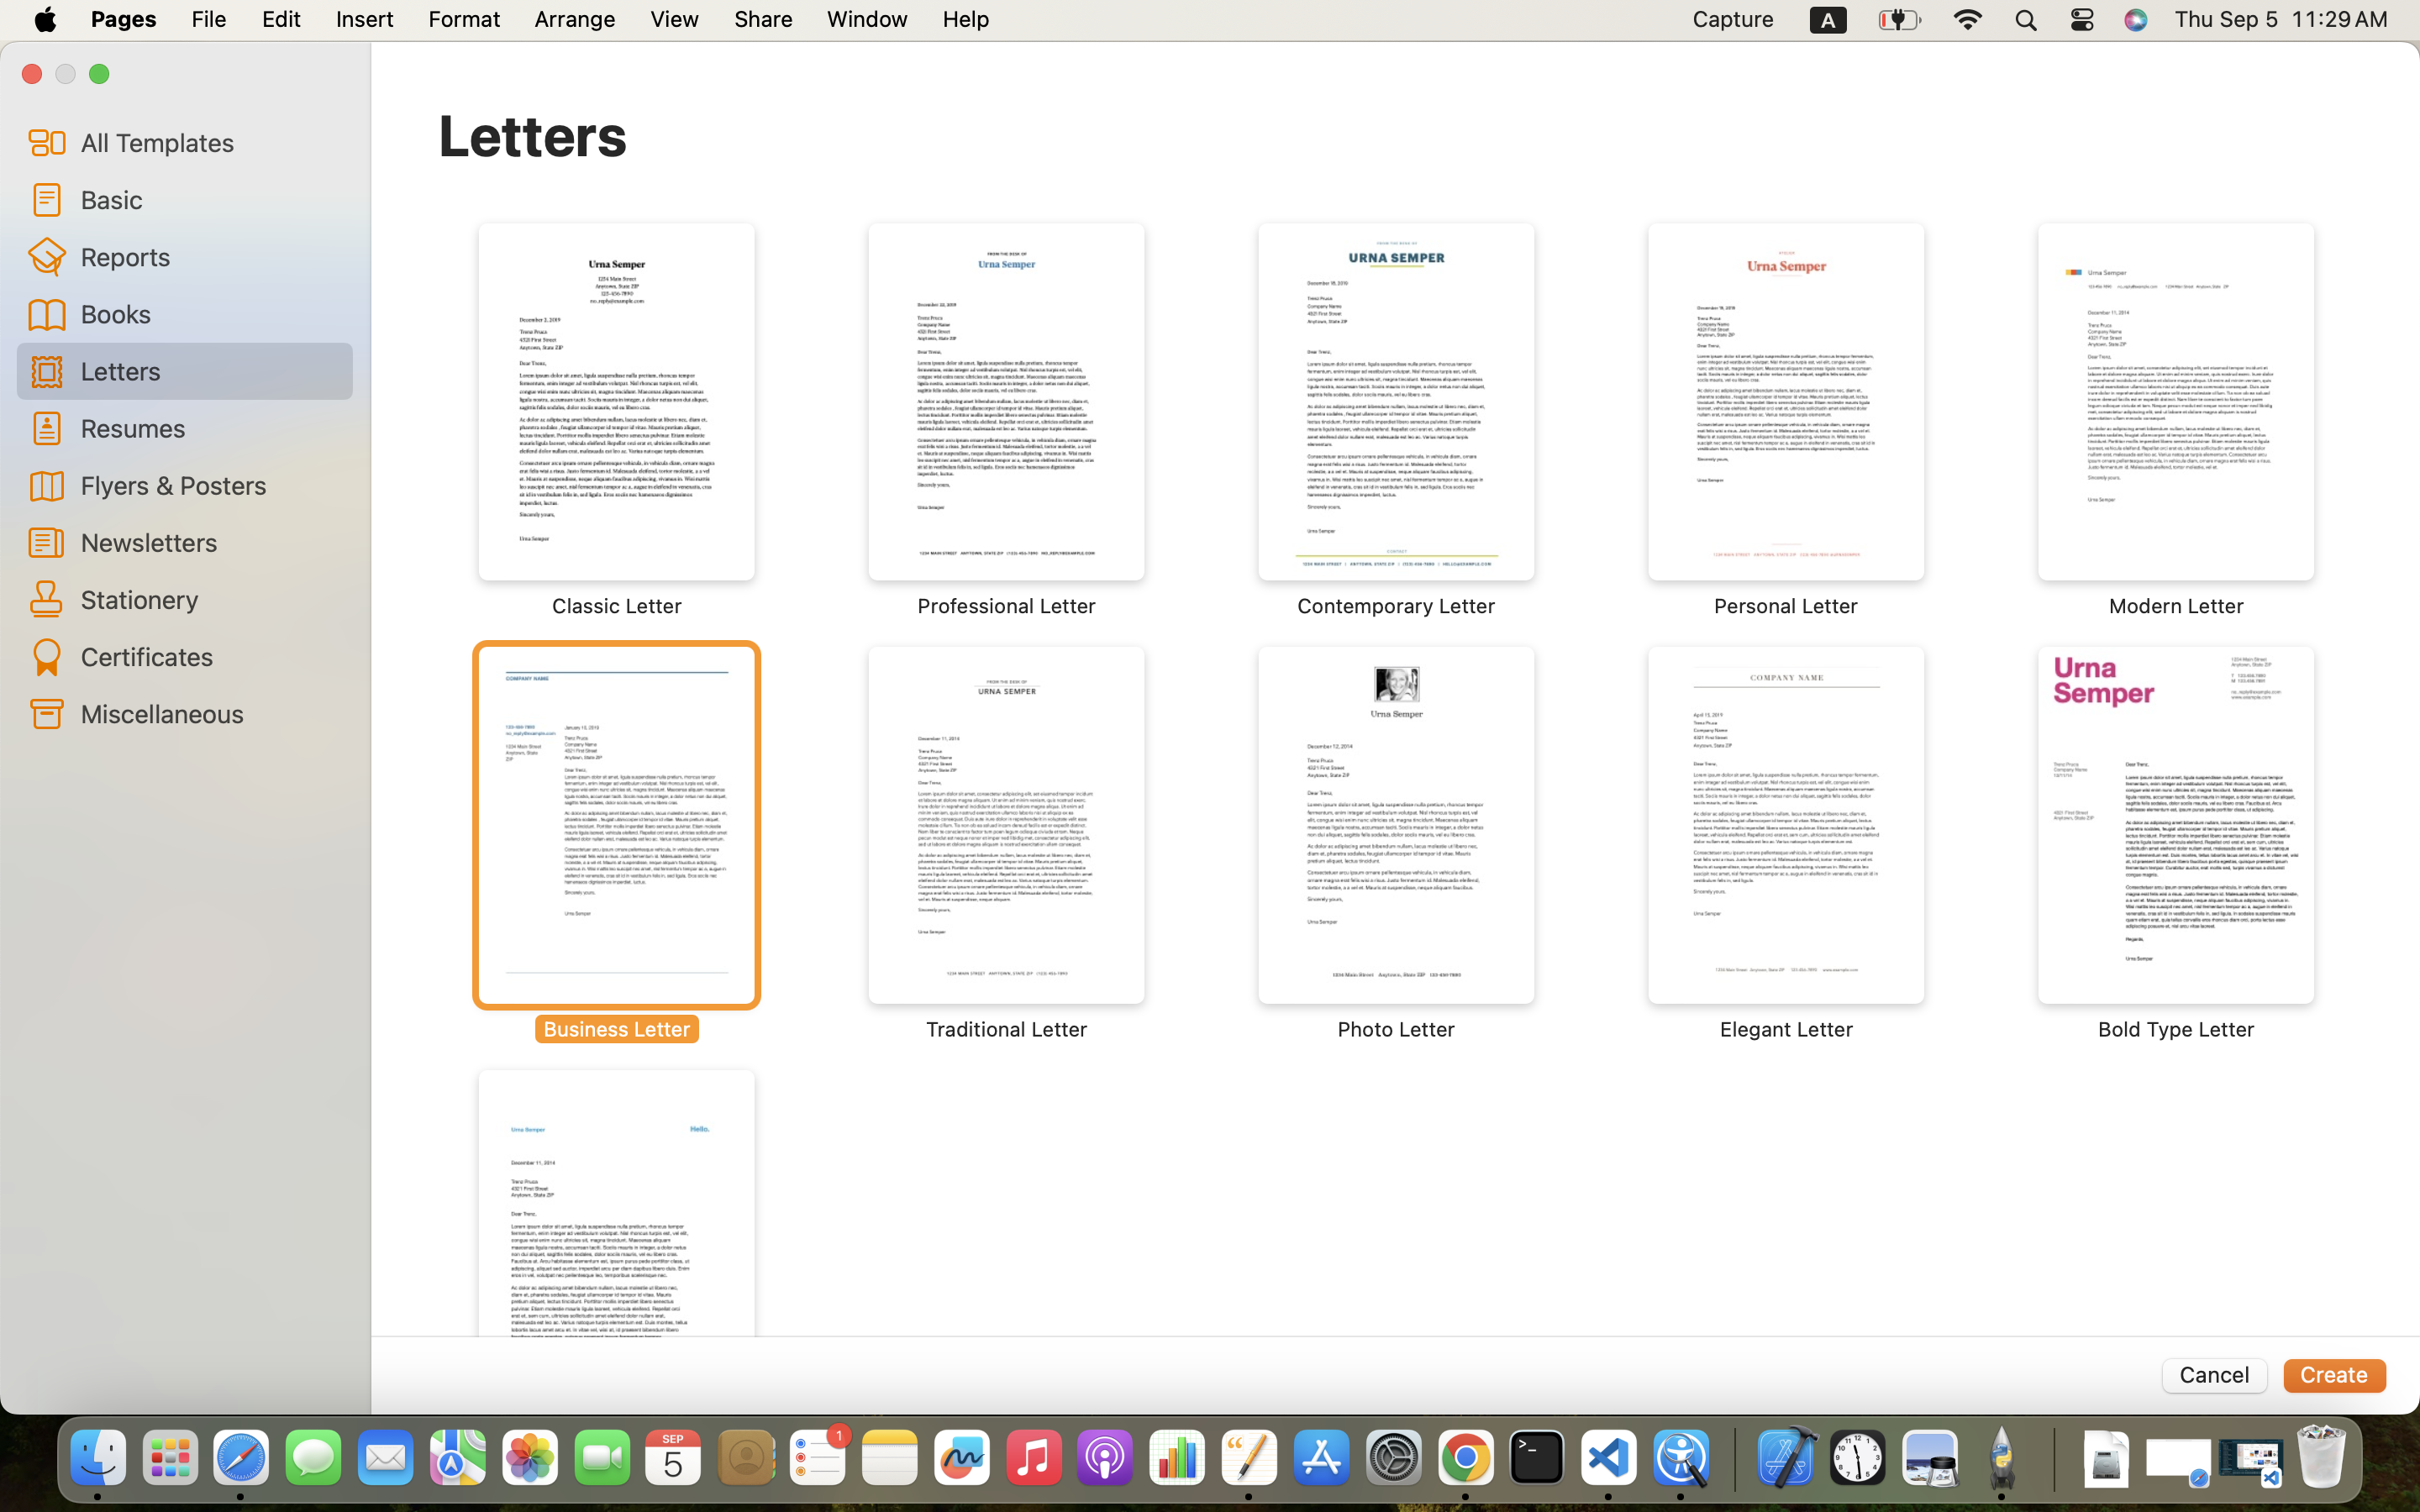  I want to click on 'Certificates', so click(208, 656).